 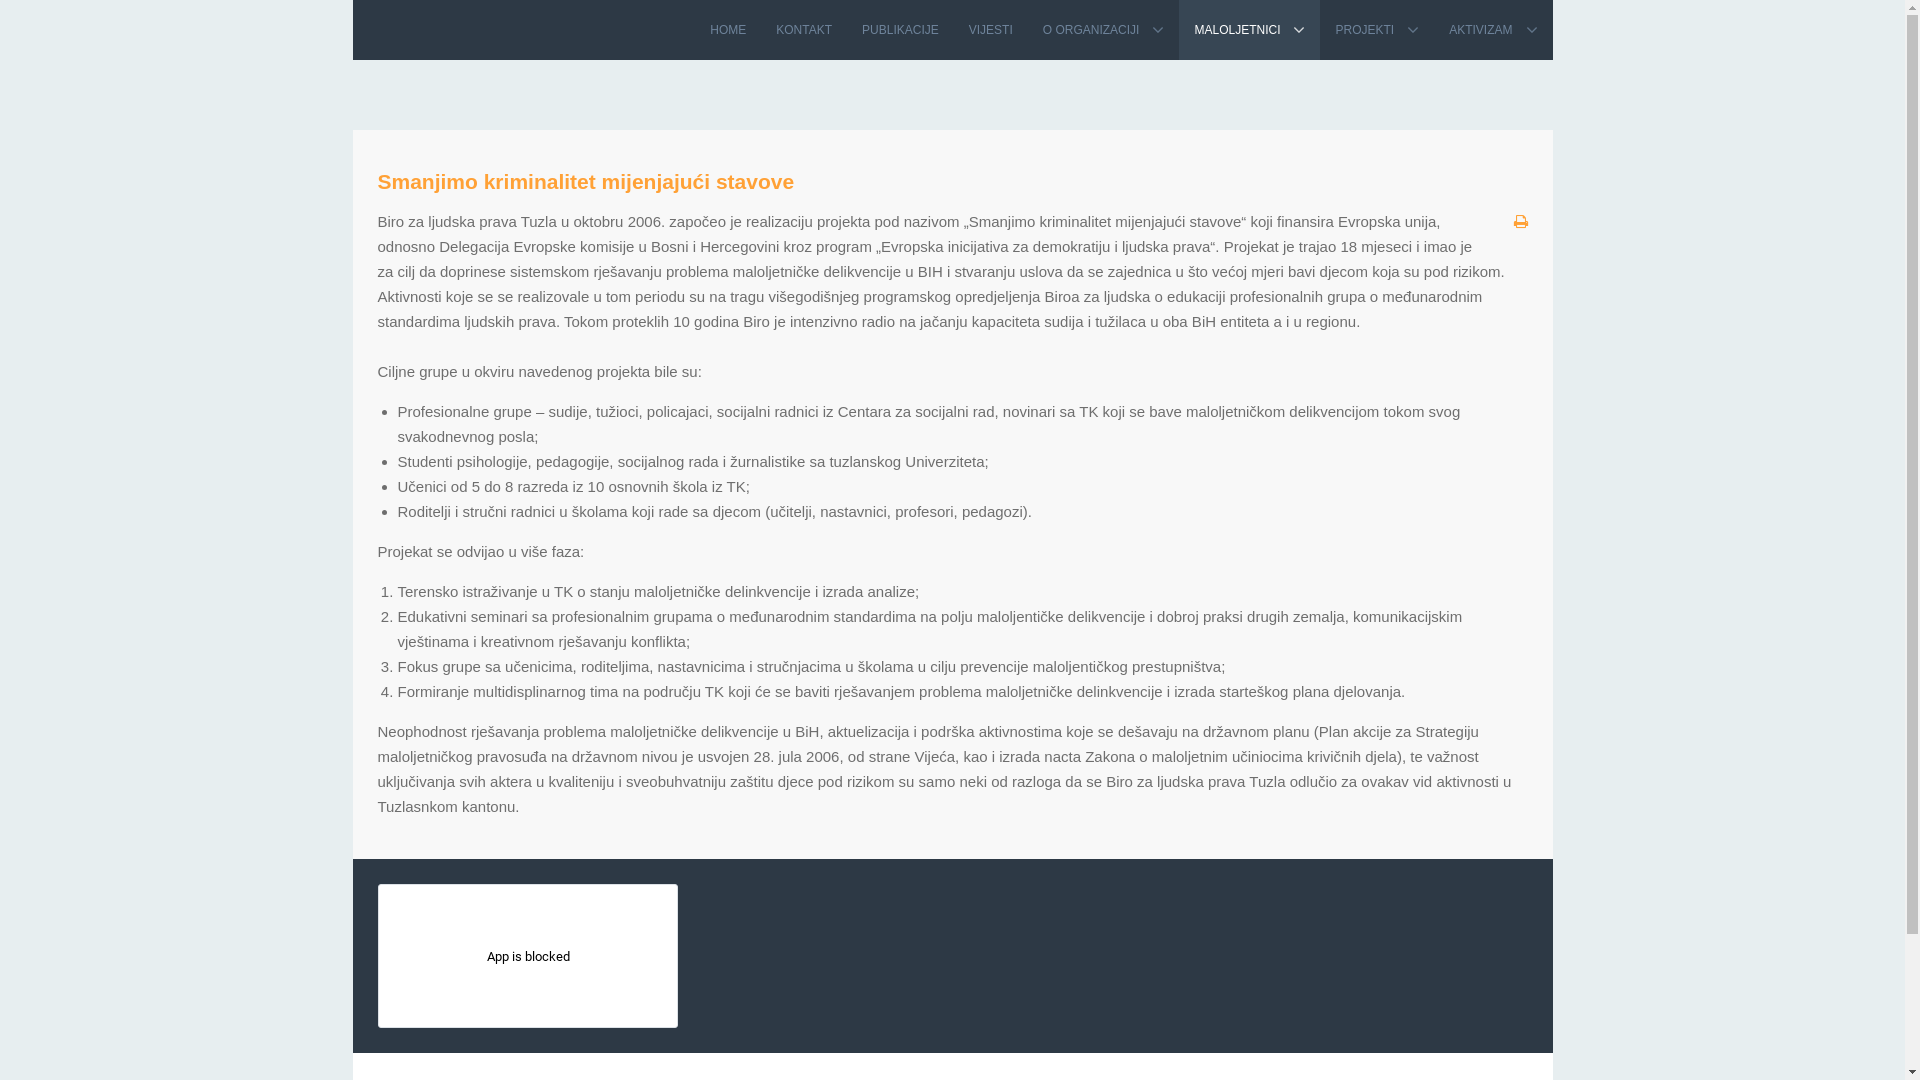 What do you see at coordinates (804, 30) in the screenshot?
I see `'KONTAKT'` at bounding box center [804, 30].